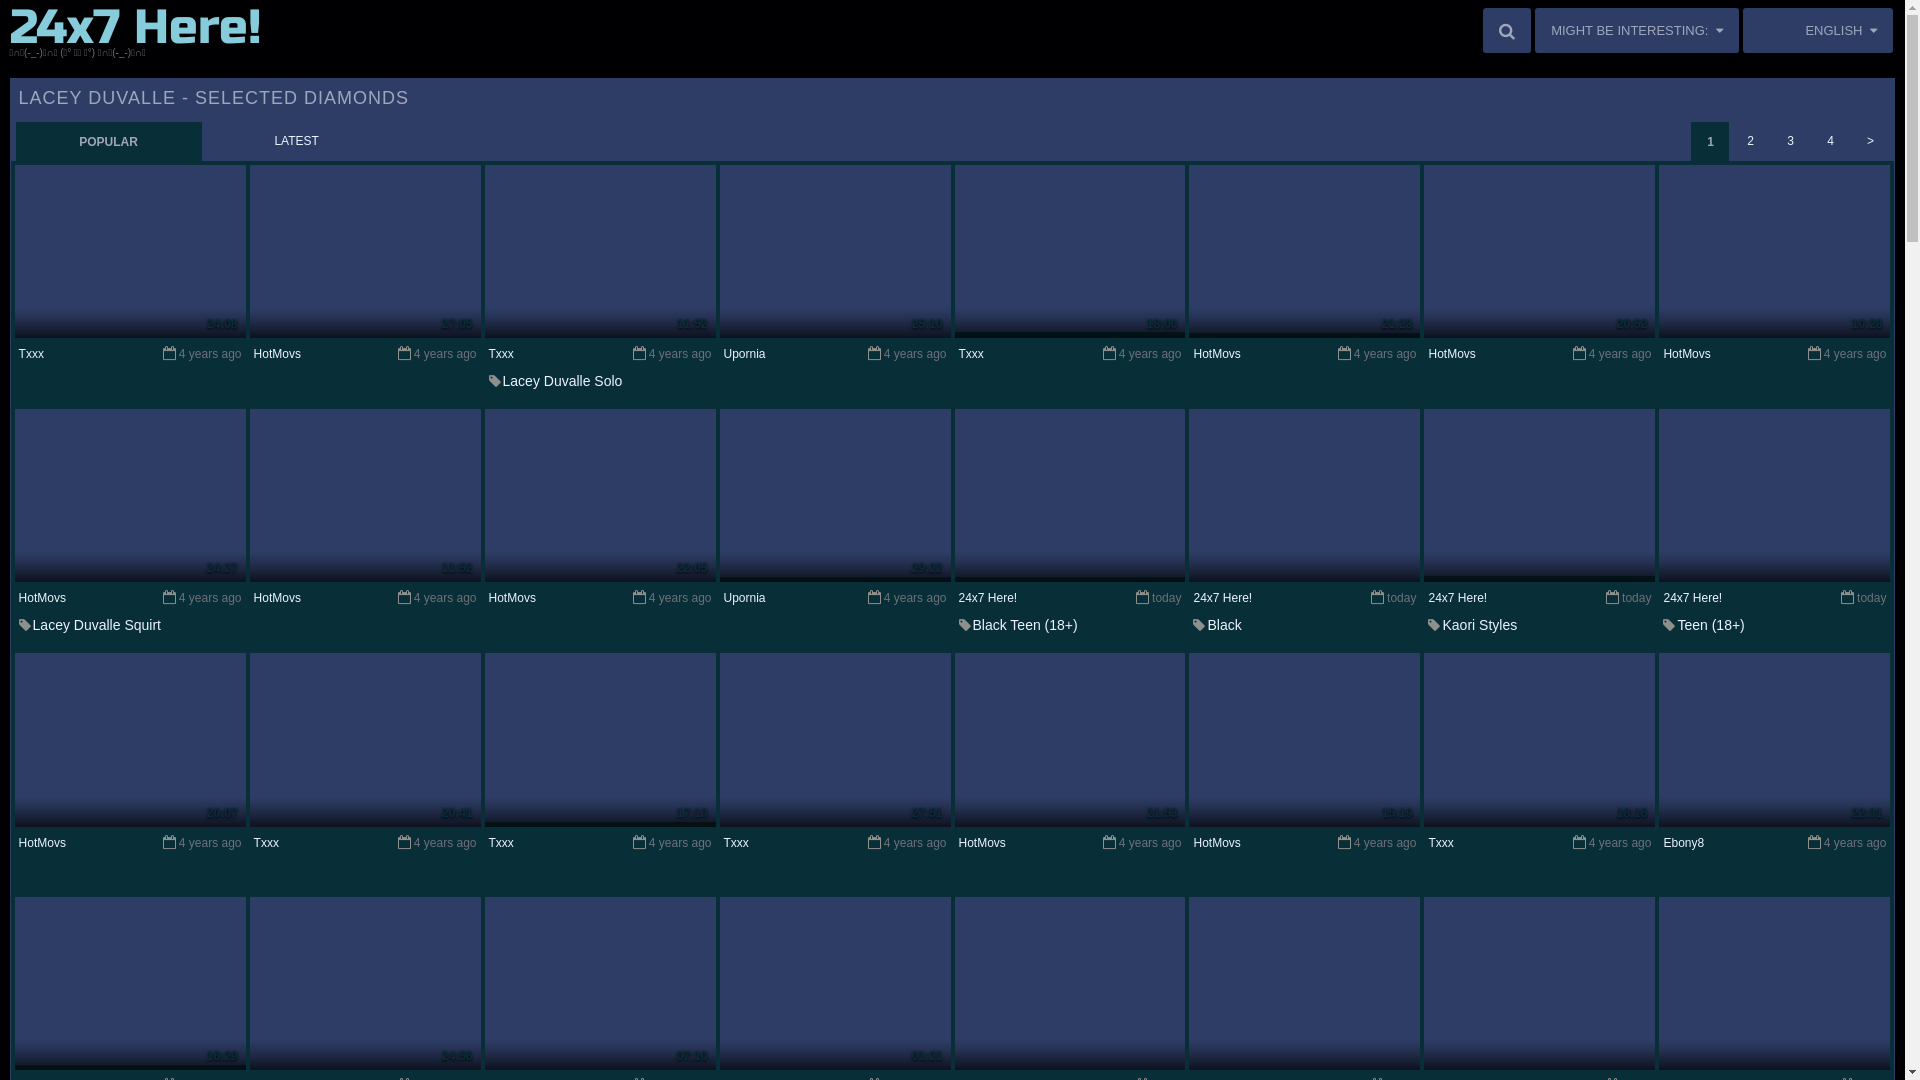  I want to click on 'LATEST', so click(202, 140).